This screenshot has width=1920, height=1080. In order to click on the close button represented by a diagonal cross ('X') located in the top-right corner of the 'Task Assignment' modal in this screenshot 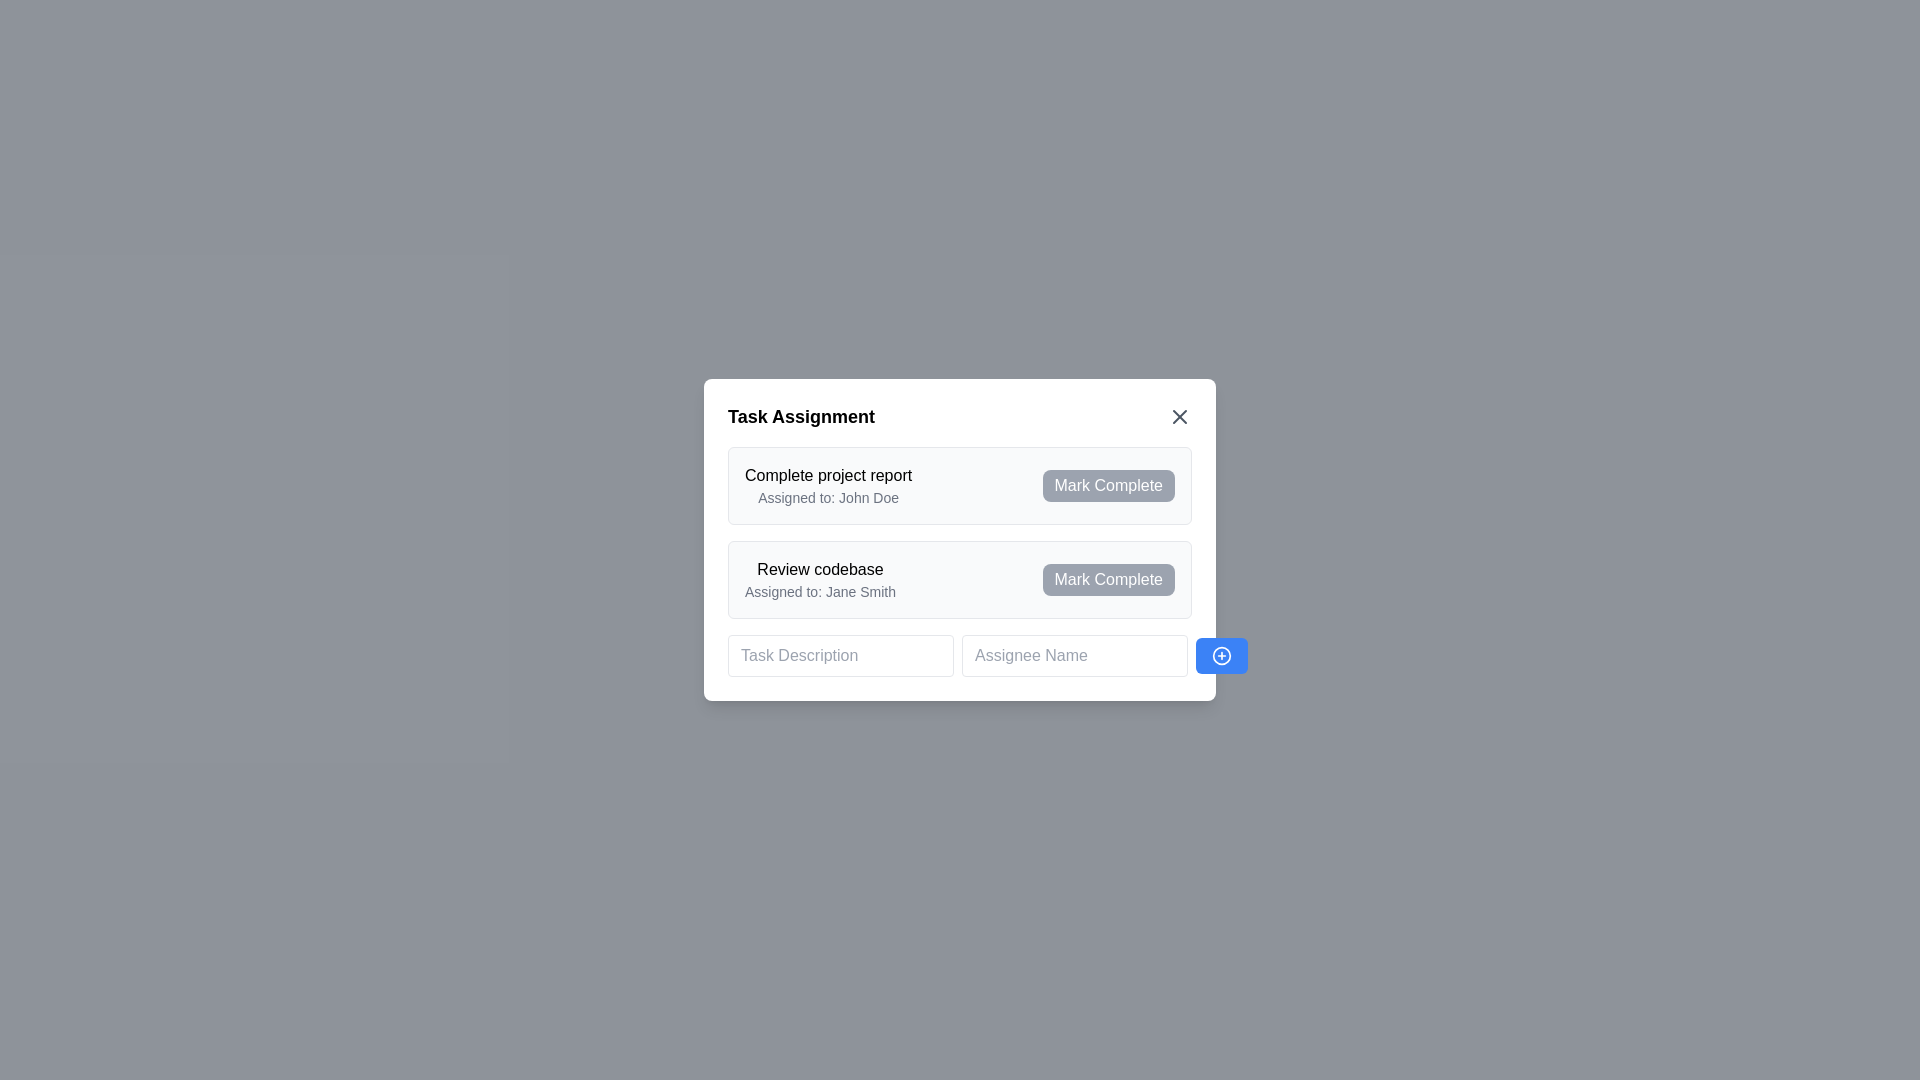, I will do `click(1180, 415)`.